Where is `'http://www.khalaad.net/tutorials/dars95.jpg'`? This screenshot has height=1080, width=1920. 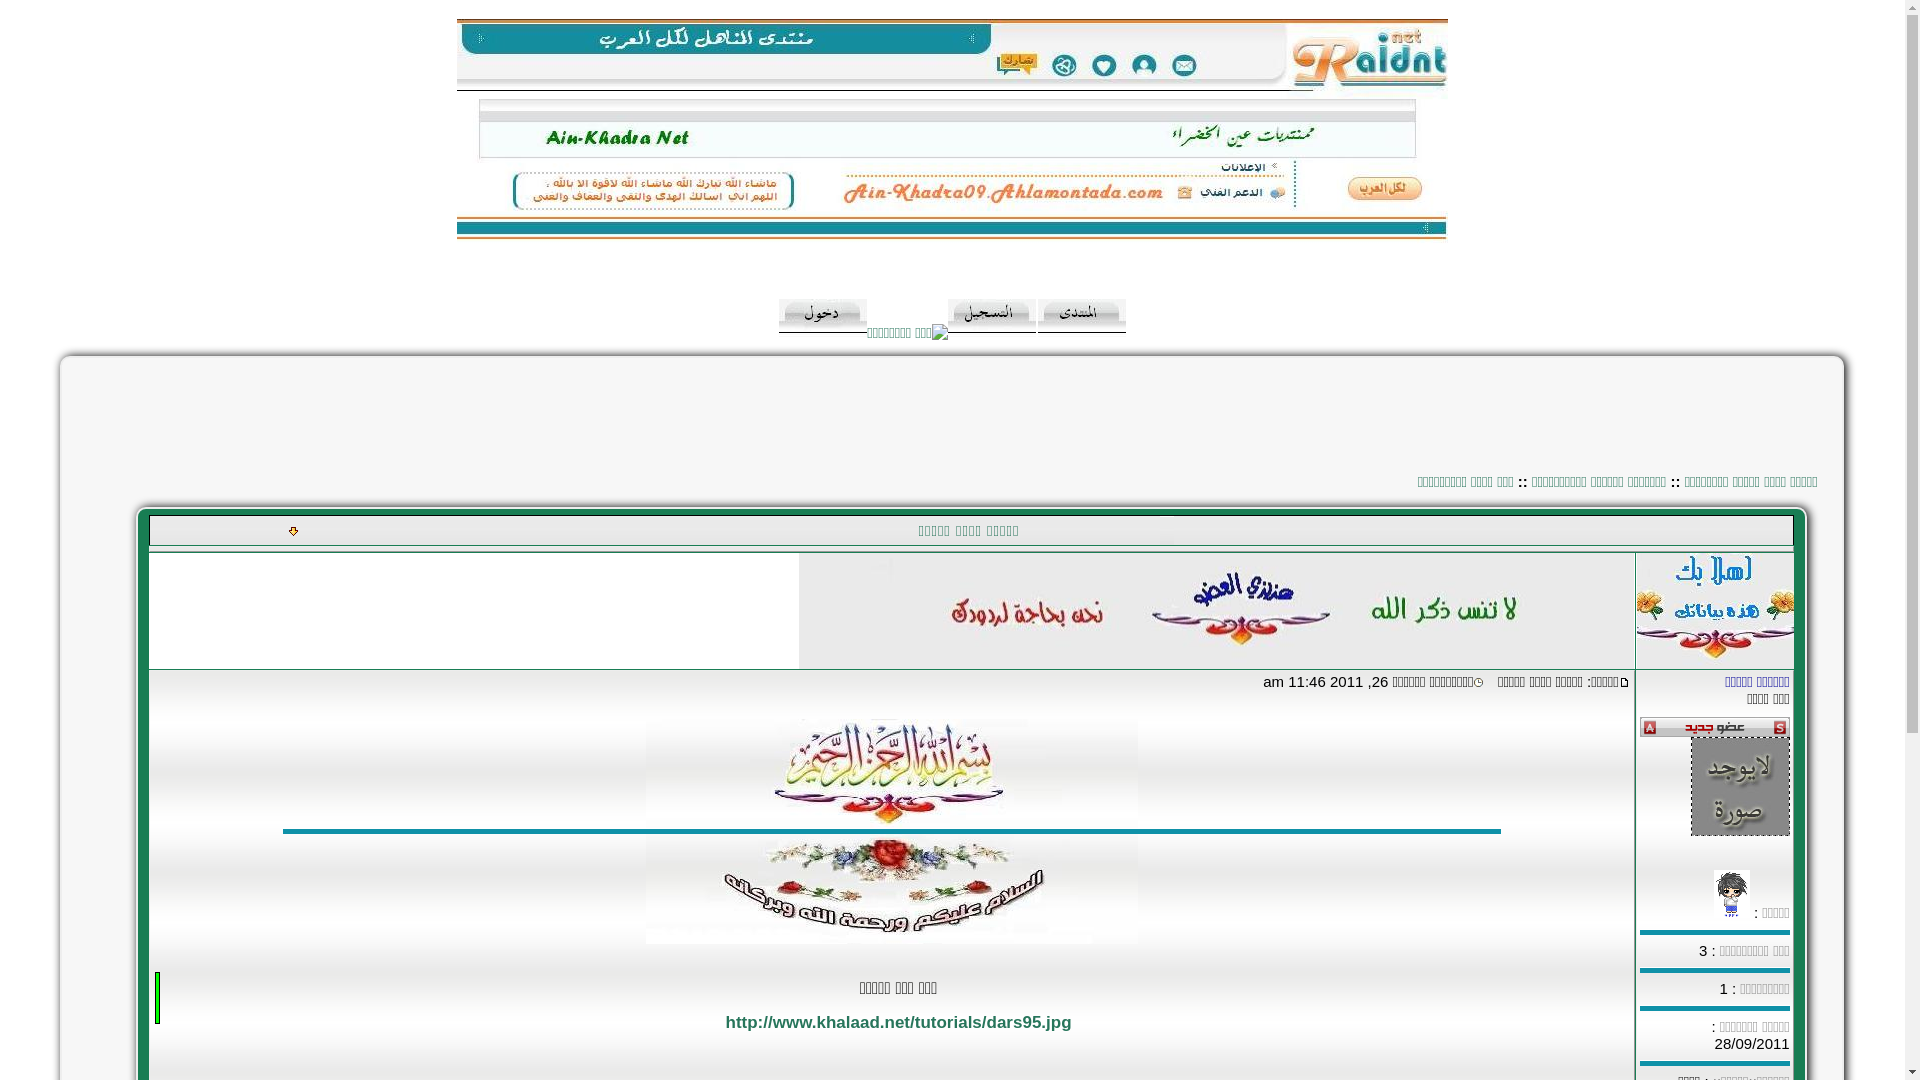 'http://www.khalaad.net/tutorials/dars95.jpg' is located at coordinates (897, 1022).